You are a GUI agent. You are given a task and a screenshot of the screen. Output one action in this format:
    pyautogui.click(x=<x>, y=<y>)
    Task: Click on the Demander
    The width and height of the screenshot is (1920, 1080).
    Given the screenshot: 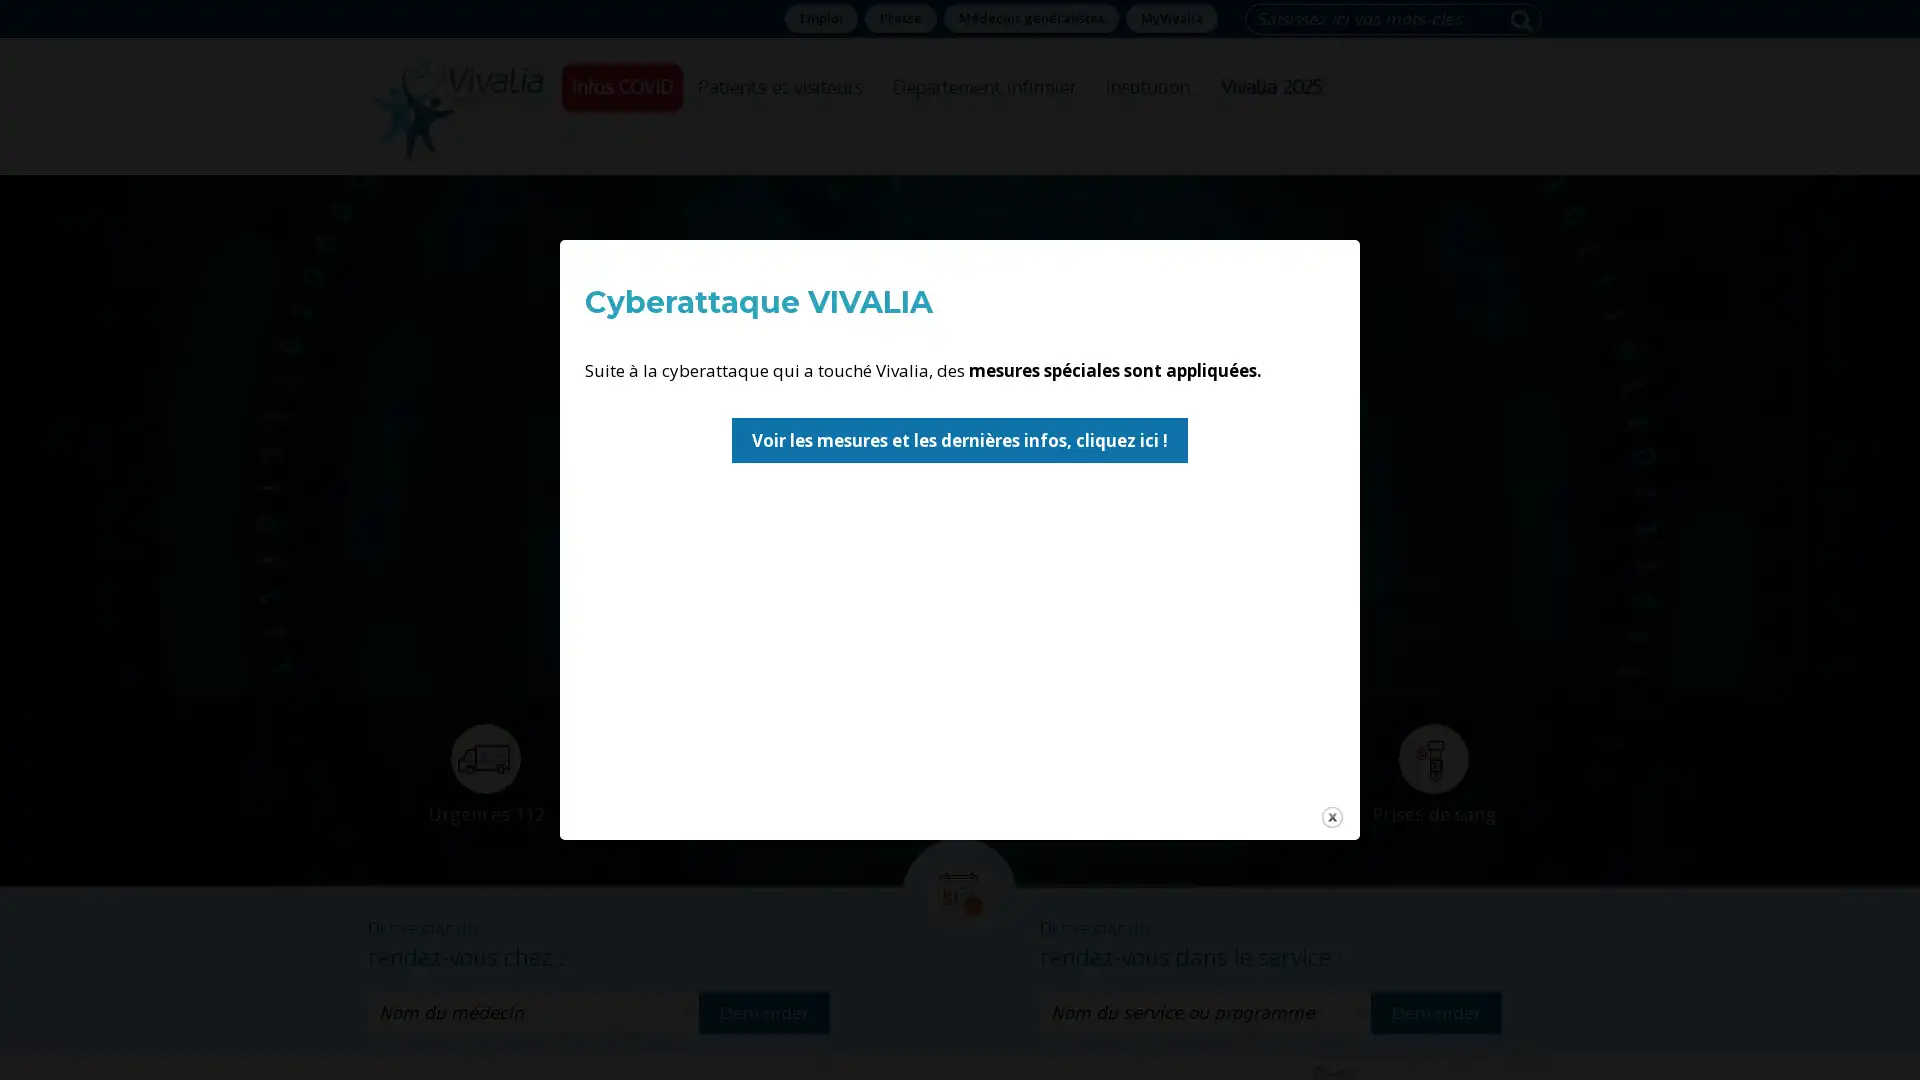 What is the action you would take?
    pyautogui.click(x=763, y=1011)
    